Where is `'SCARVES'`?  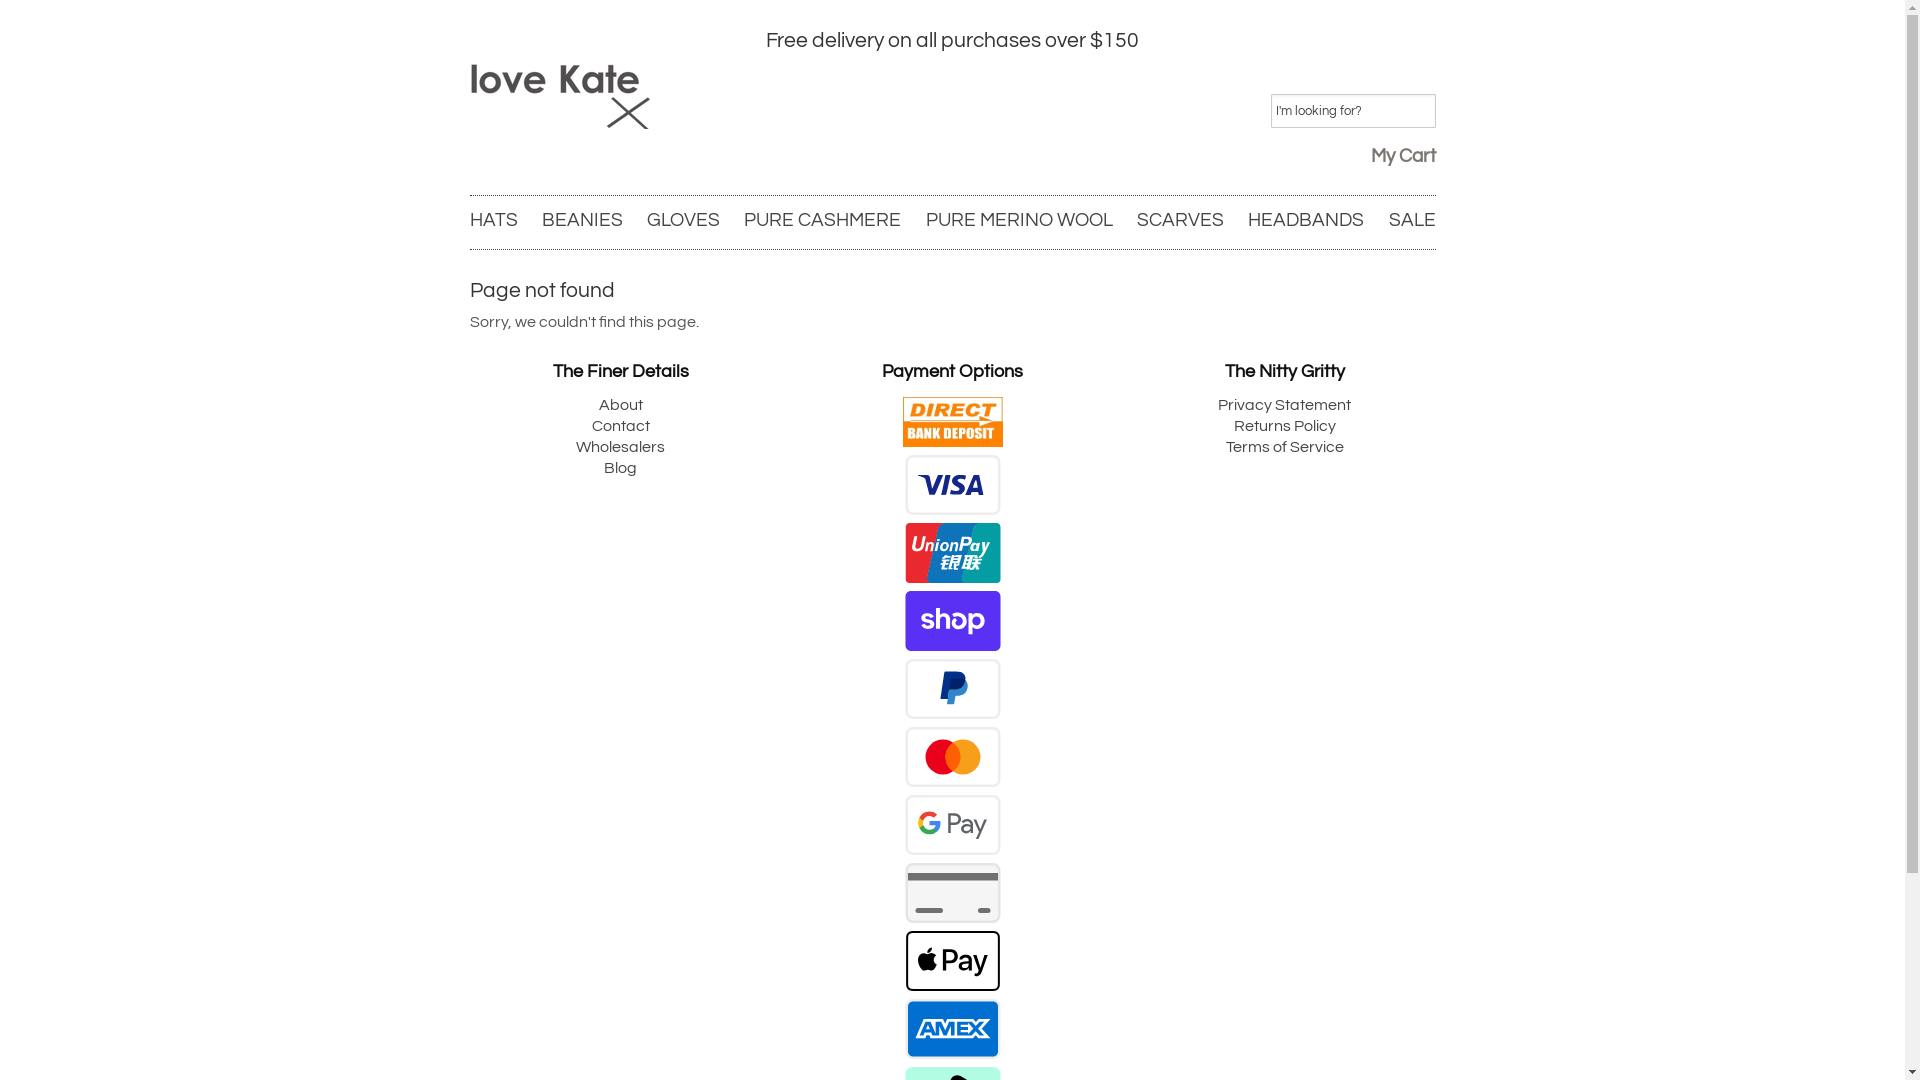 'SCARVES' is located at coordinates (1180, 219).